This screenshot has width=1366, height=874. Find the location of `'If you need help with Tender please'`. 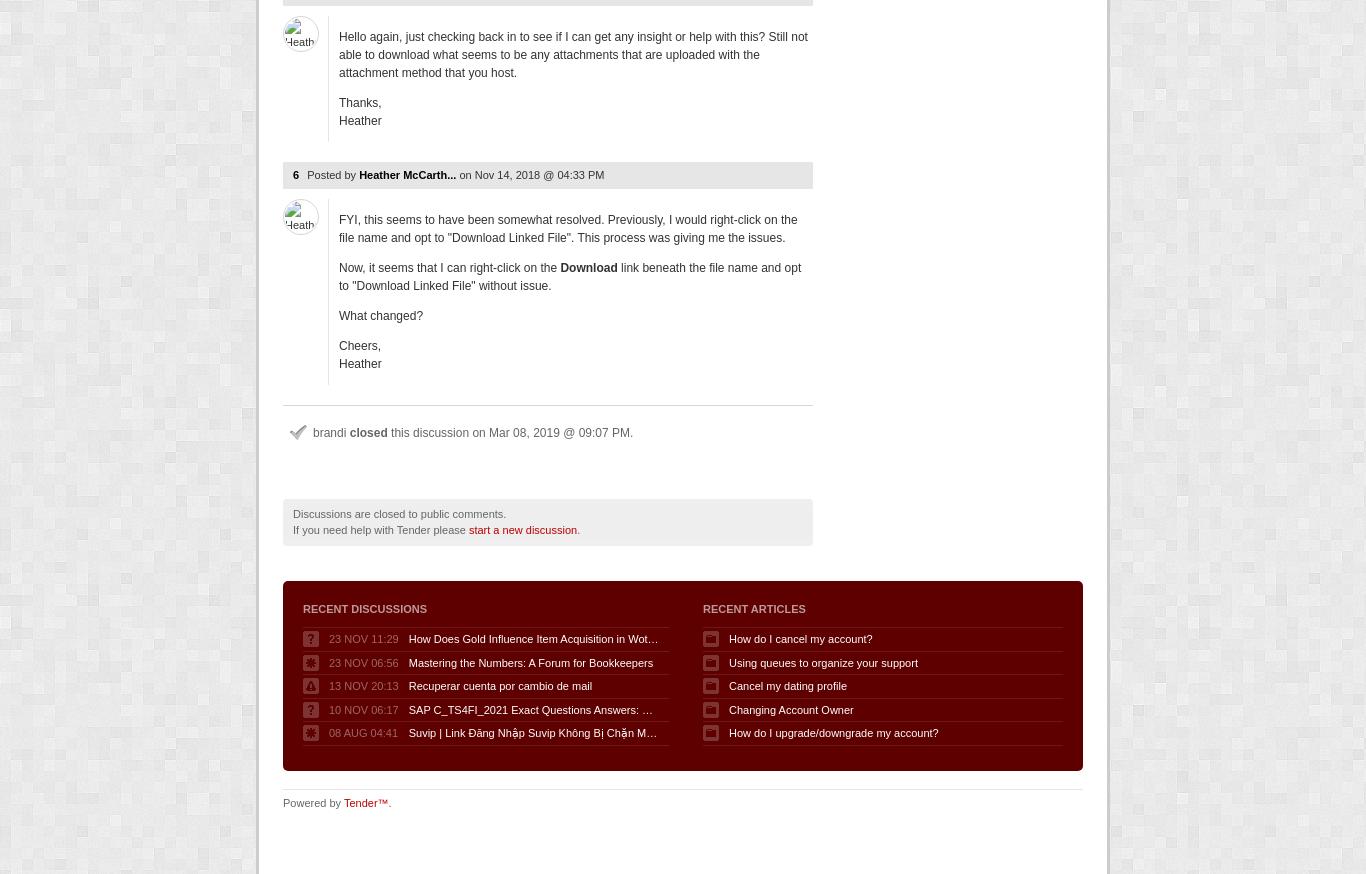

'If you need help with Tender please' is located at coordinates (293, 529).